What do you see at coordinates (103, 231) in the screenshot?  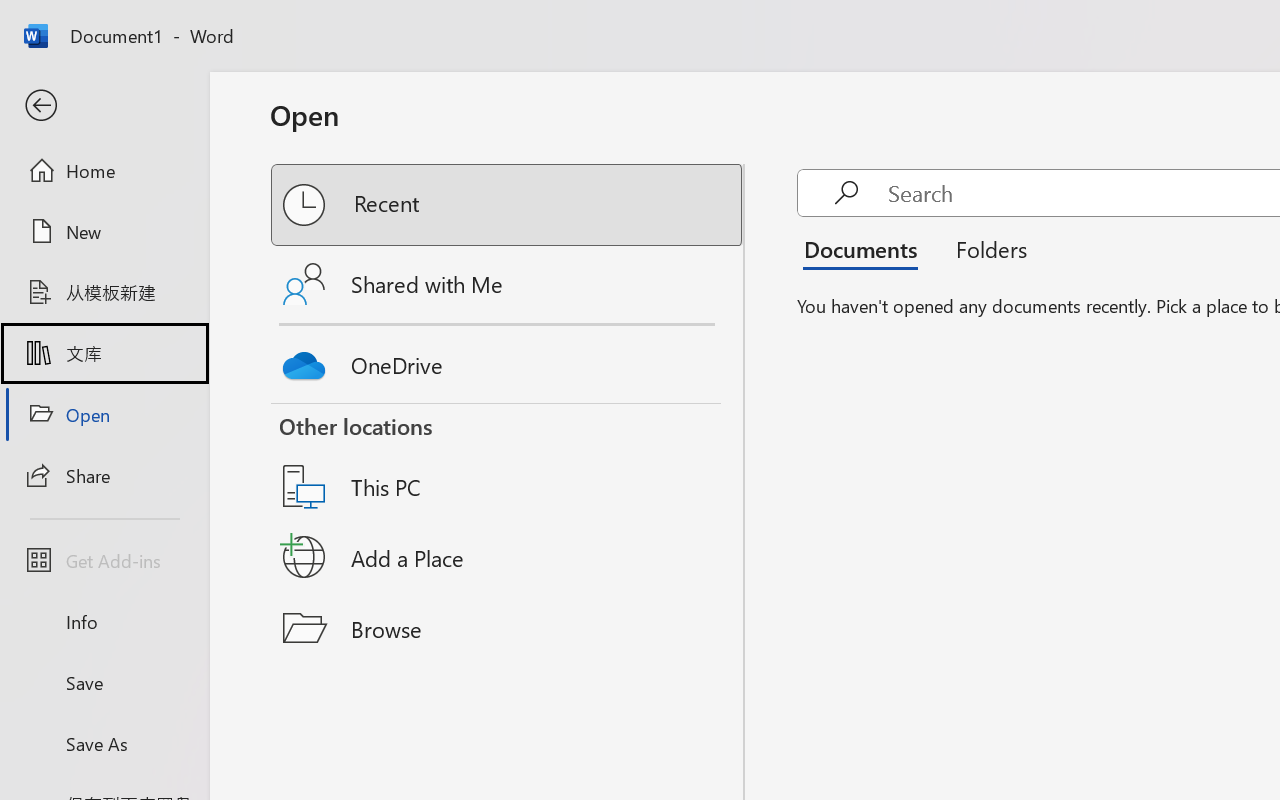 I see `'New'` at bounding box center [103, 231].